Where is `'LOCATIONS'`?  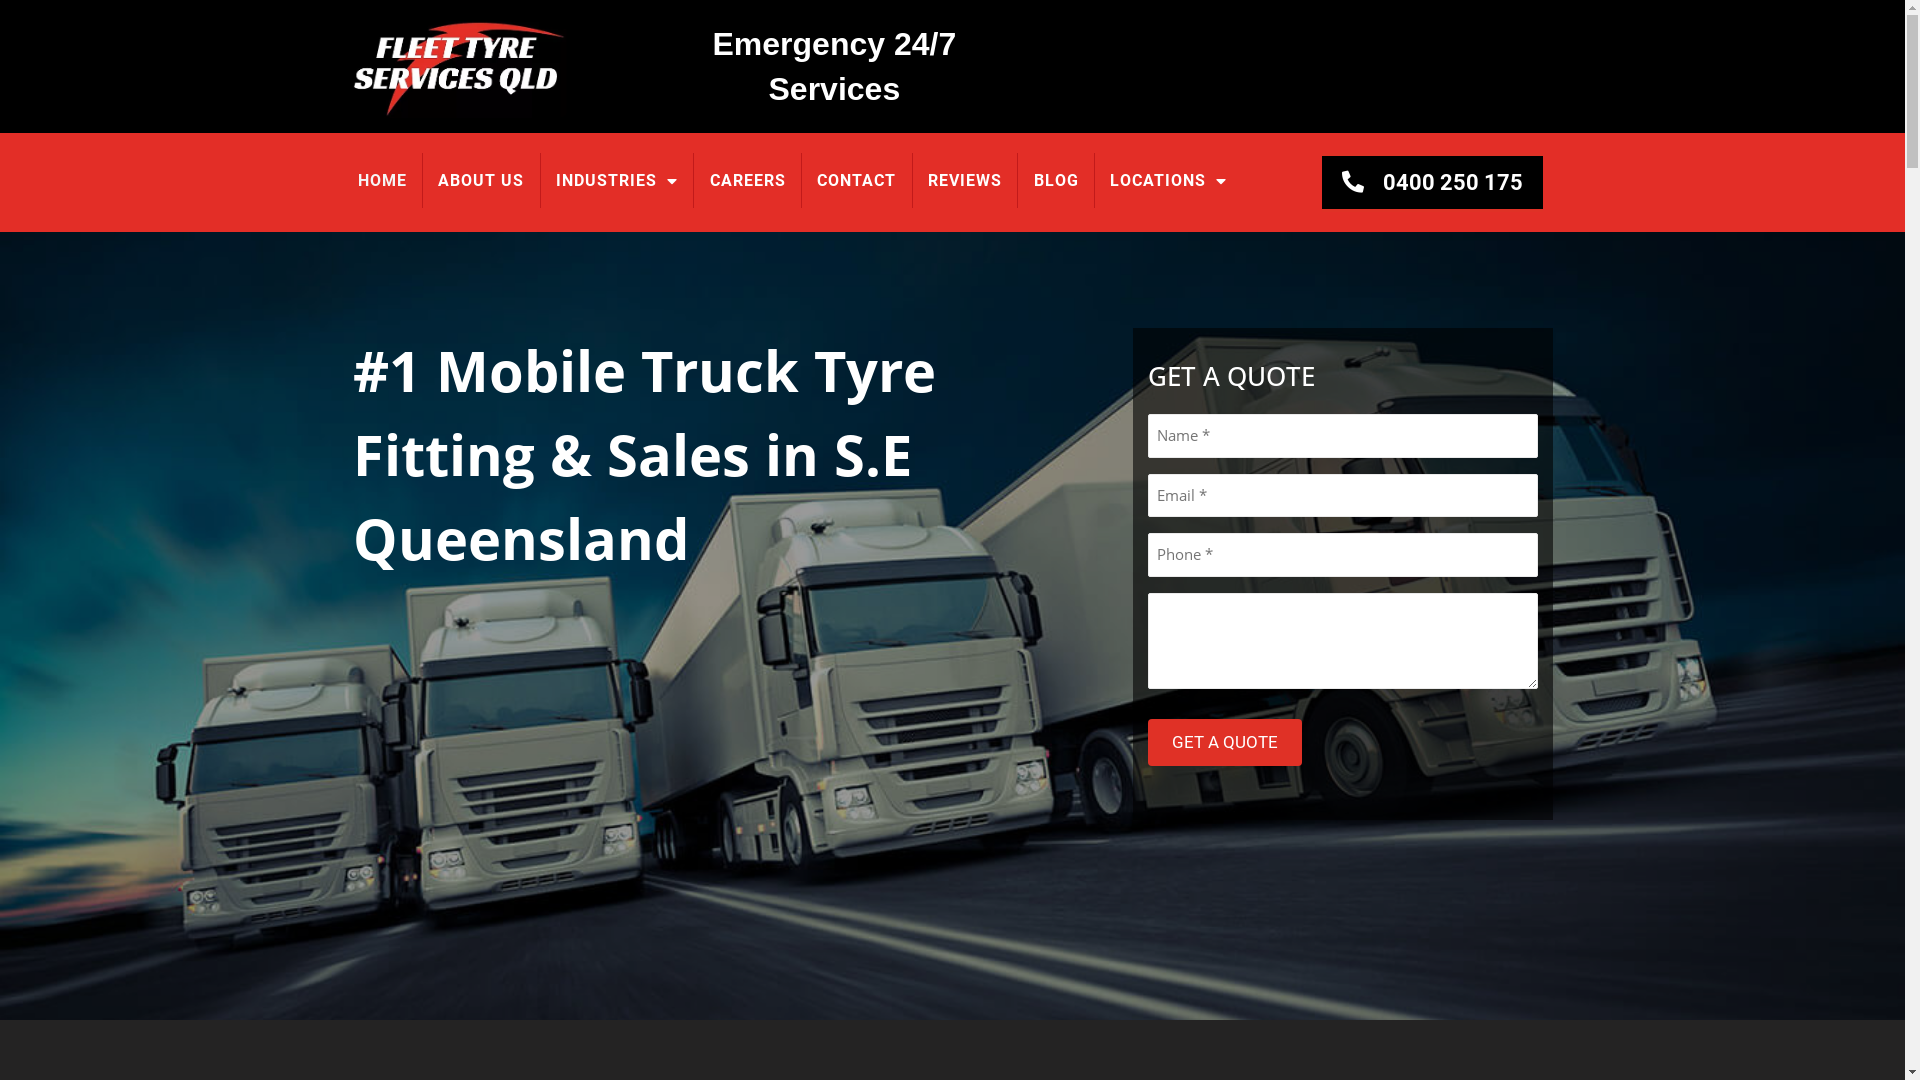 'LOCATIONS' is located at coordinates (1169, 180).